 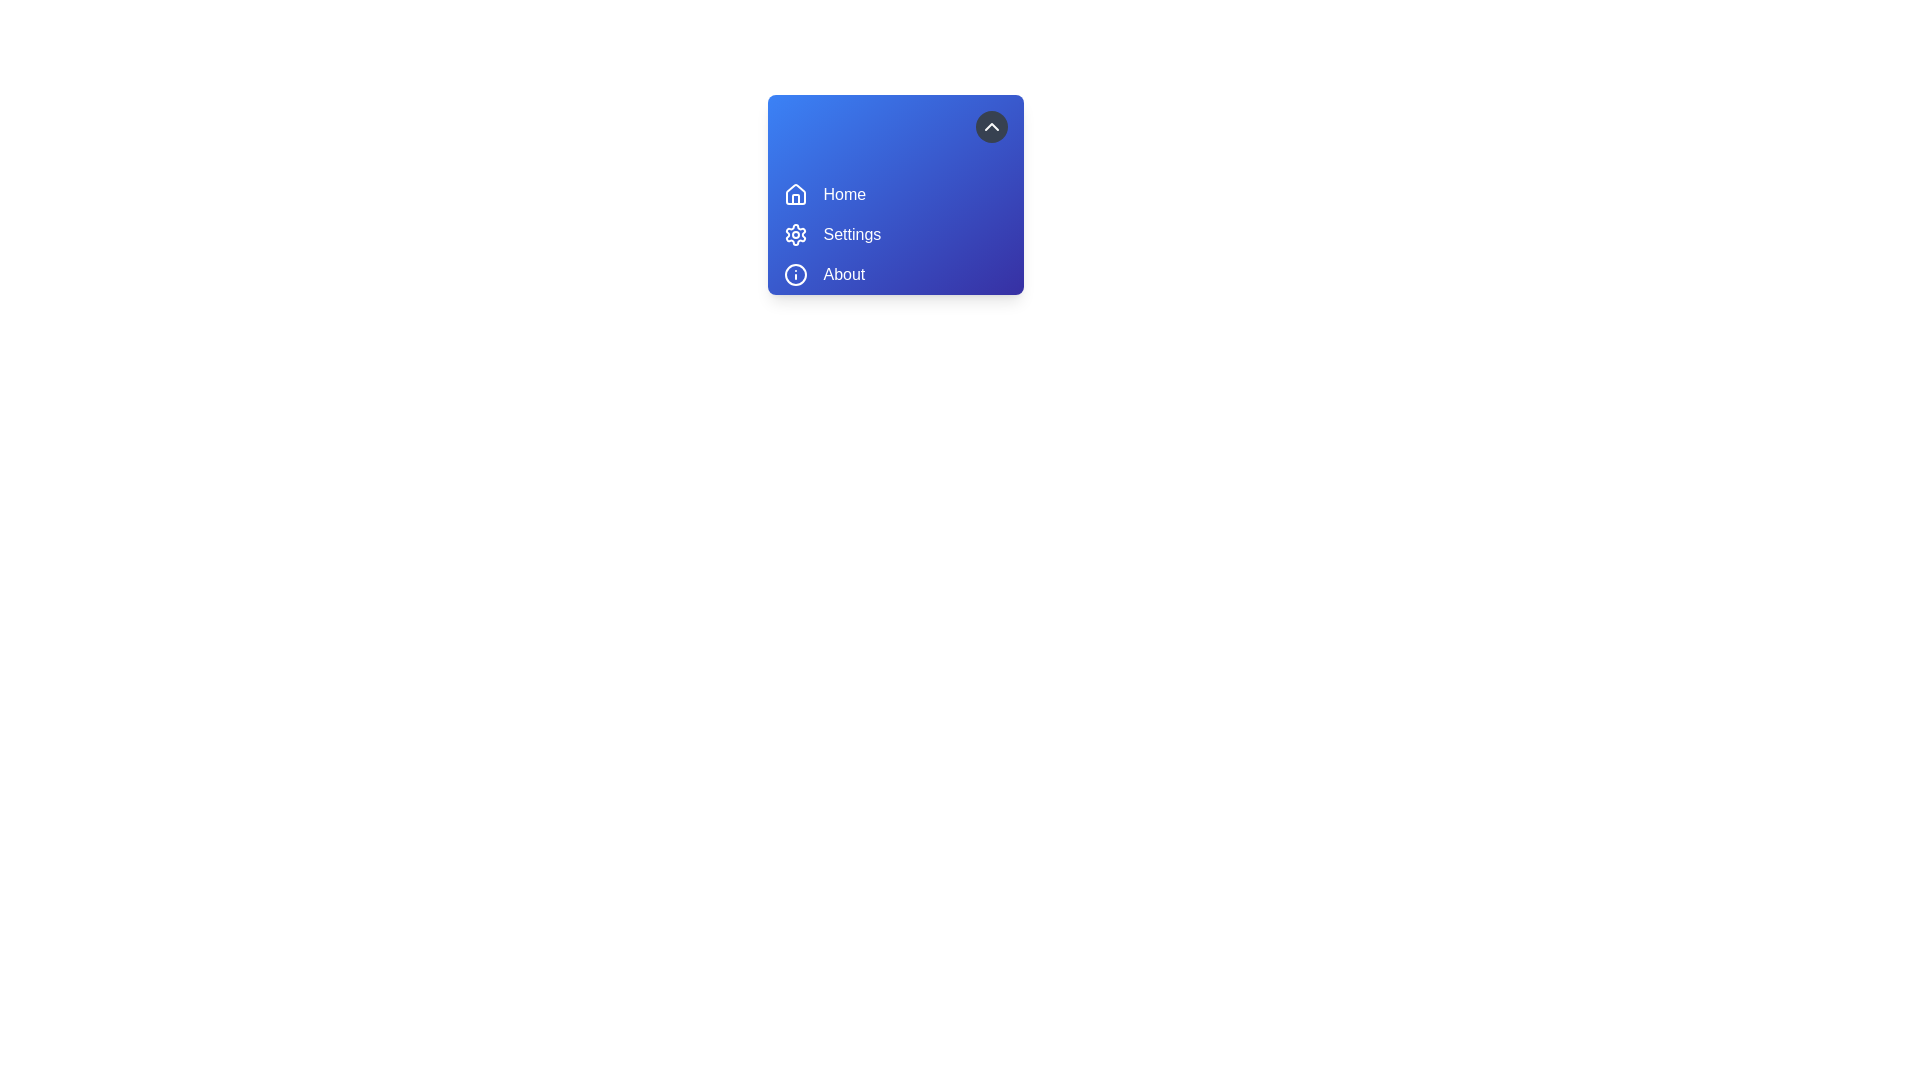 I want to click on the 'Home' icon located in the top-left corner of the blue panel, which serves as a visual indicator for navigating to the main section of the application, so click(x=794, y=194).